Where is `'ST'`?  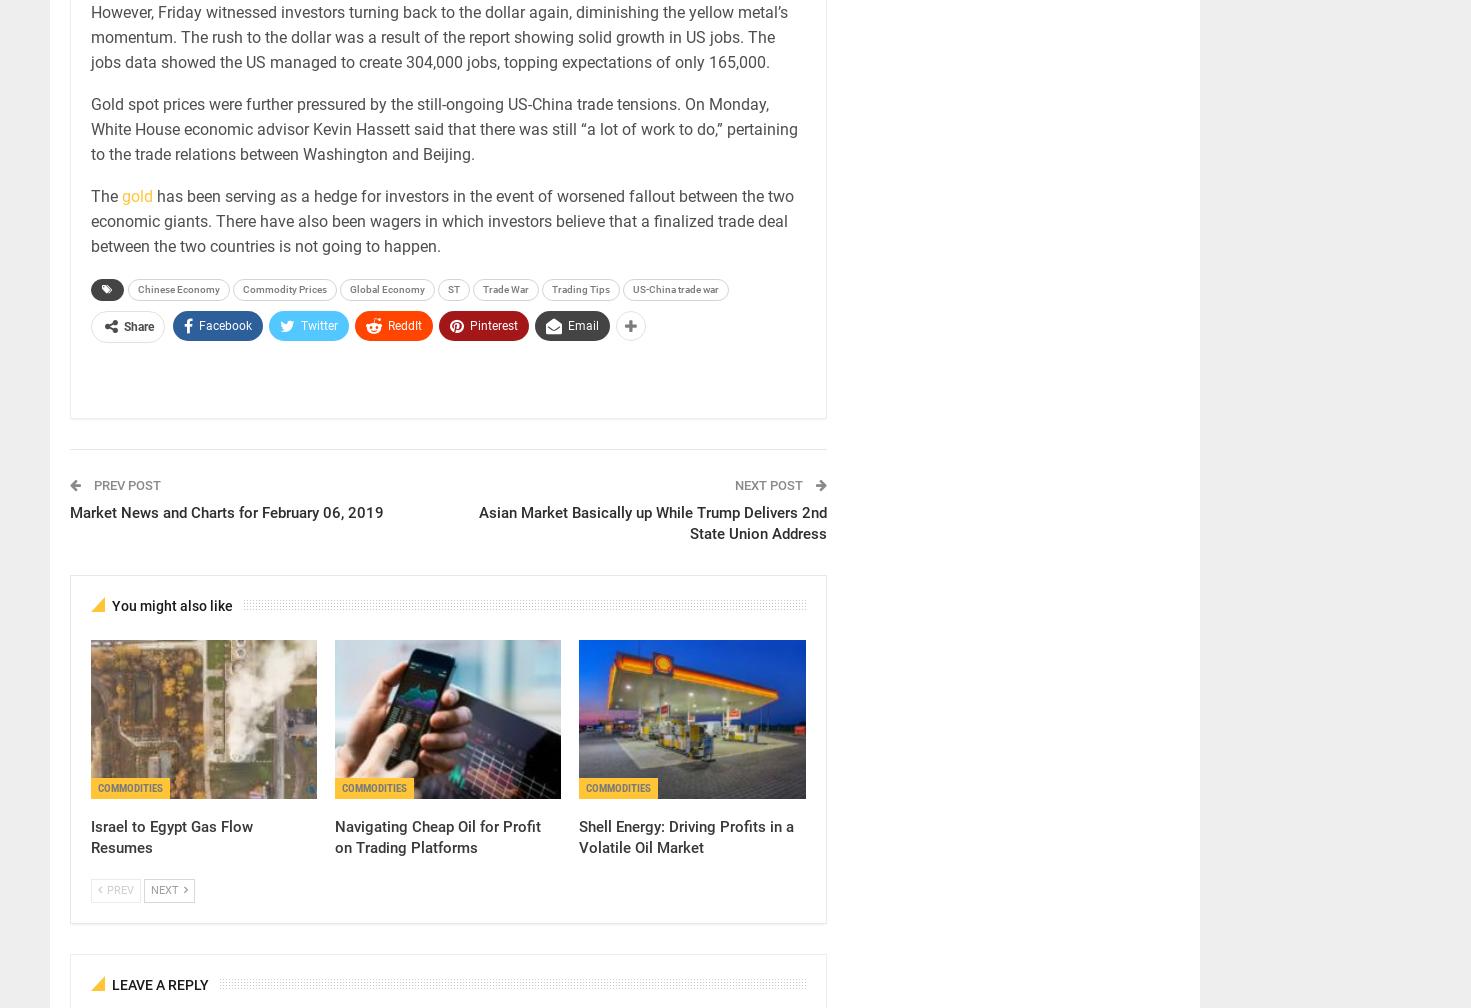
'ST' is located at coordinates (453, 289).